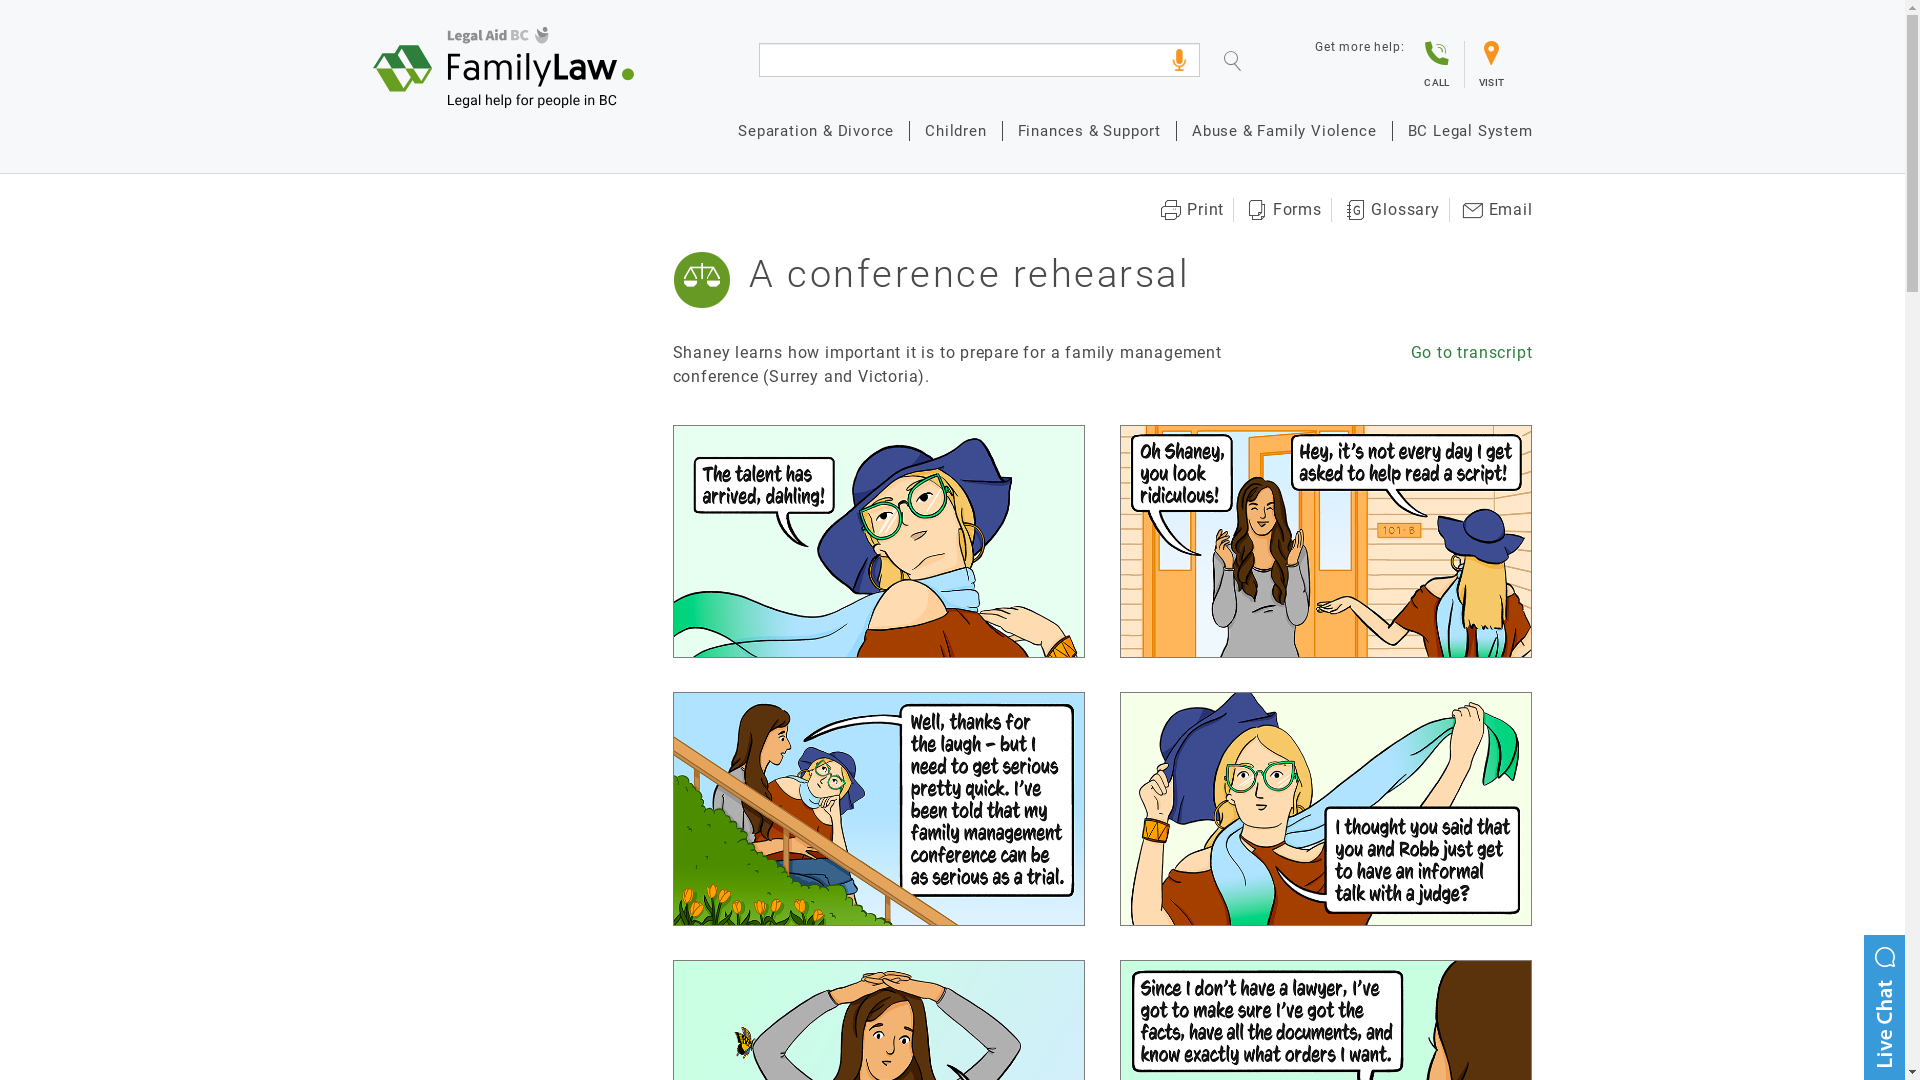  Describe the element at coordinates (907, 131) in the screenshot. I see `'Children'` at that location.